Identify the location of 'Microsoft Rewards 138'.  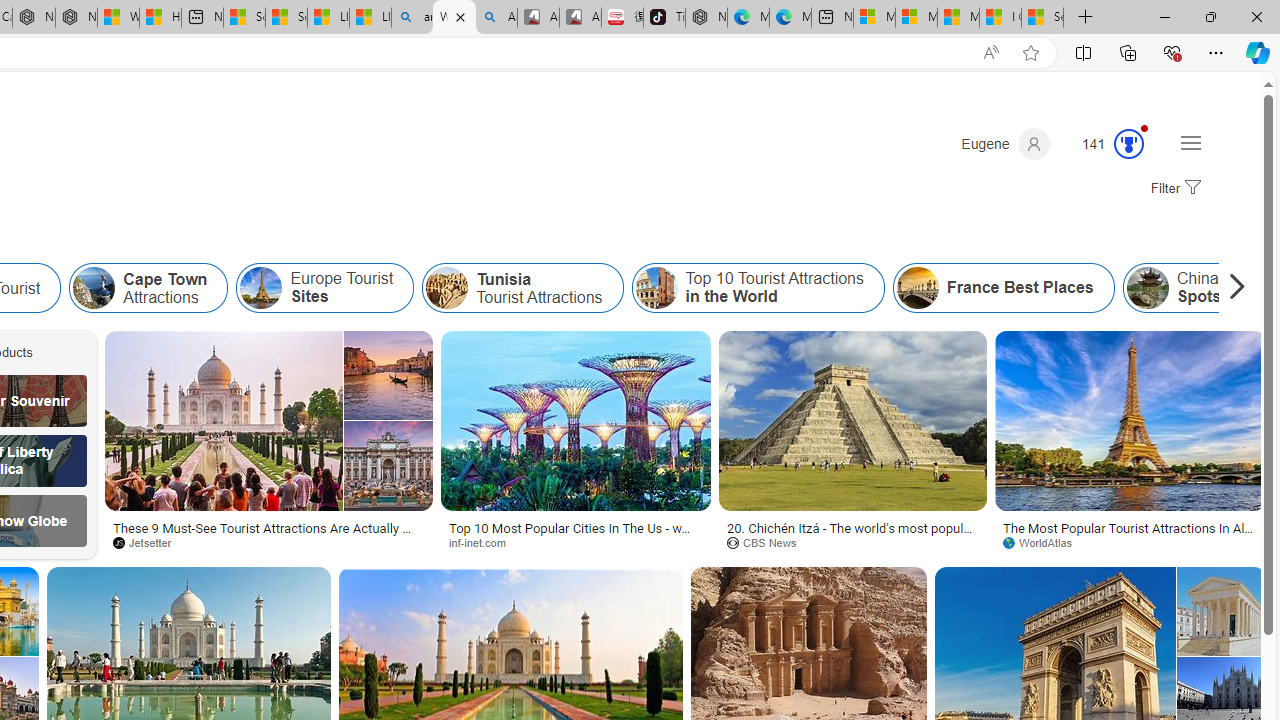
(1104, 143).